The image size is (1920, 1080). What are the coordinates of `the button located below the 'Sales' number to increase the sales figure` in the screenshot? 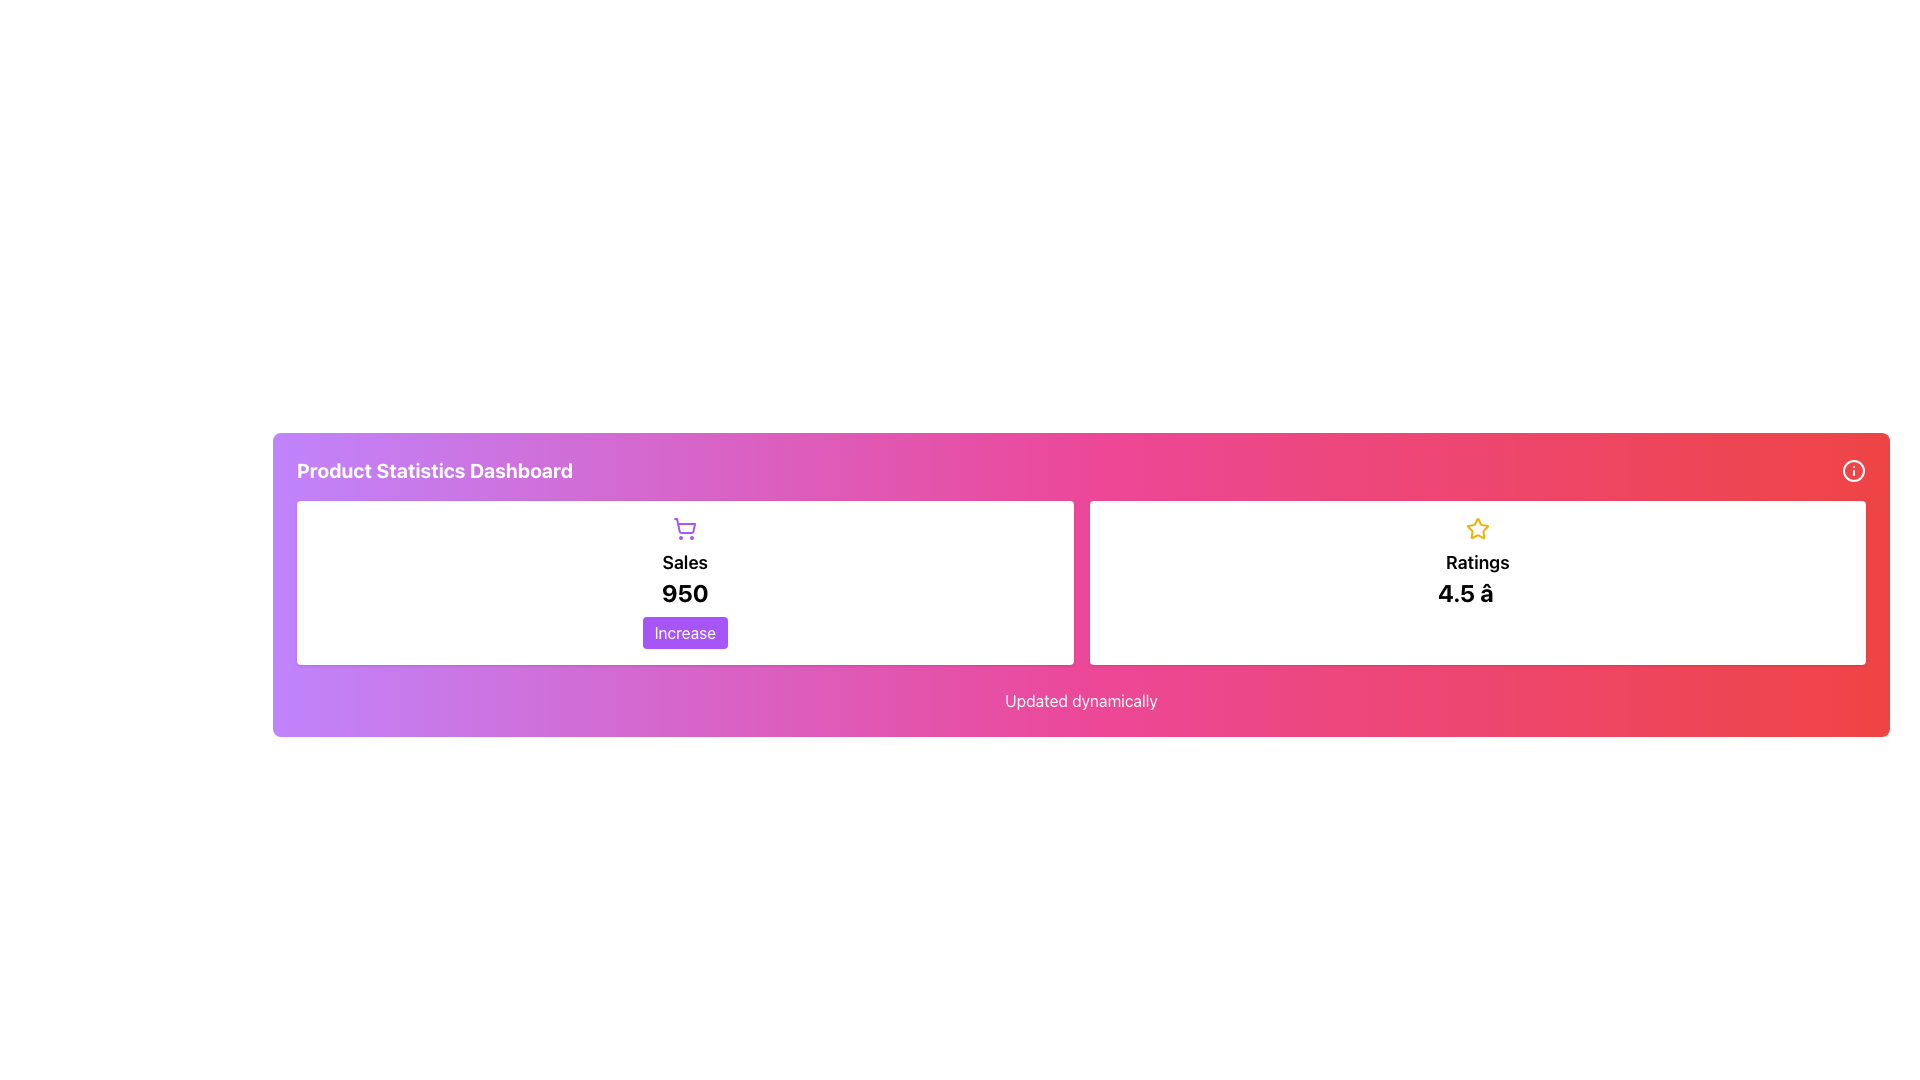 It's located at (685, 632).